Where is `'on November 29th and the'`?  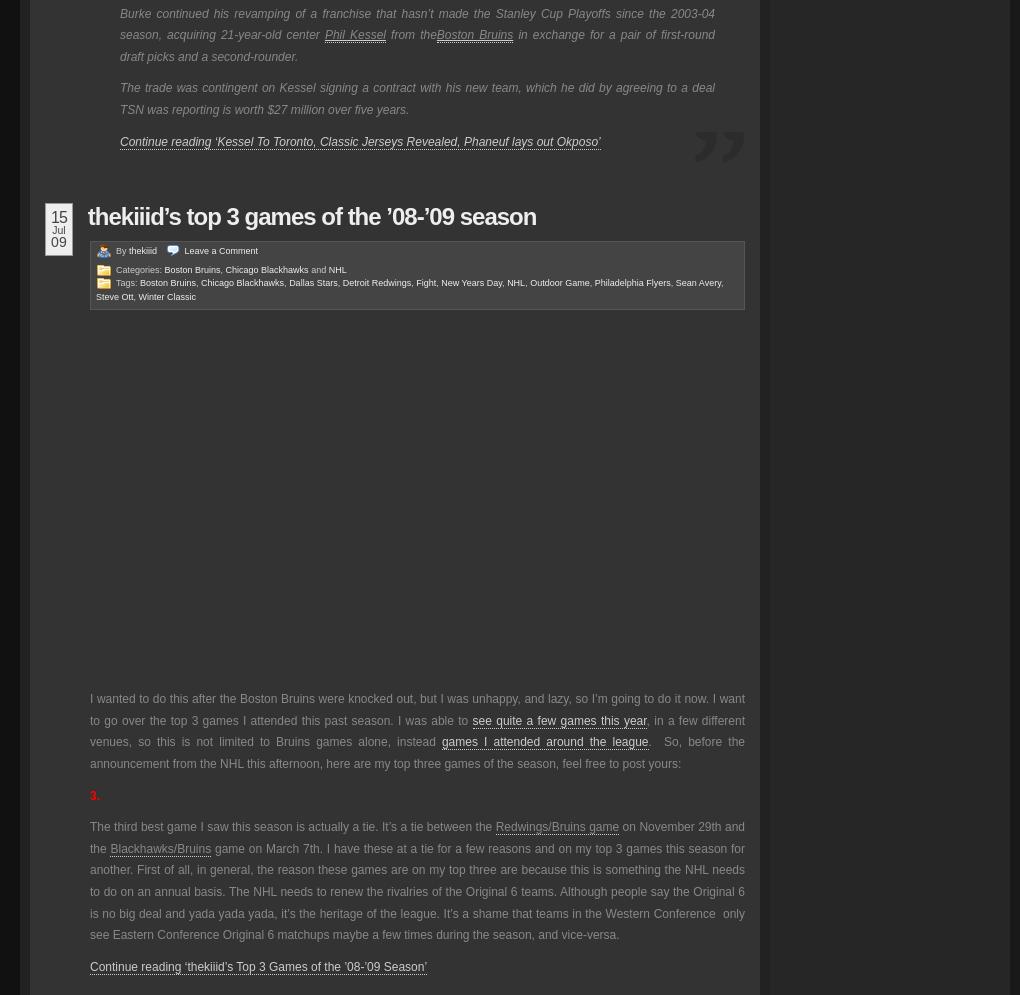
'on November 29th and the' is located at coordinates (416, 836).